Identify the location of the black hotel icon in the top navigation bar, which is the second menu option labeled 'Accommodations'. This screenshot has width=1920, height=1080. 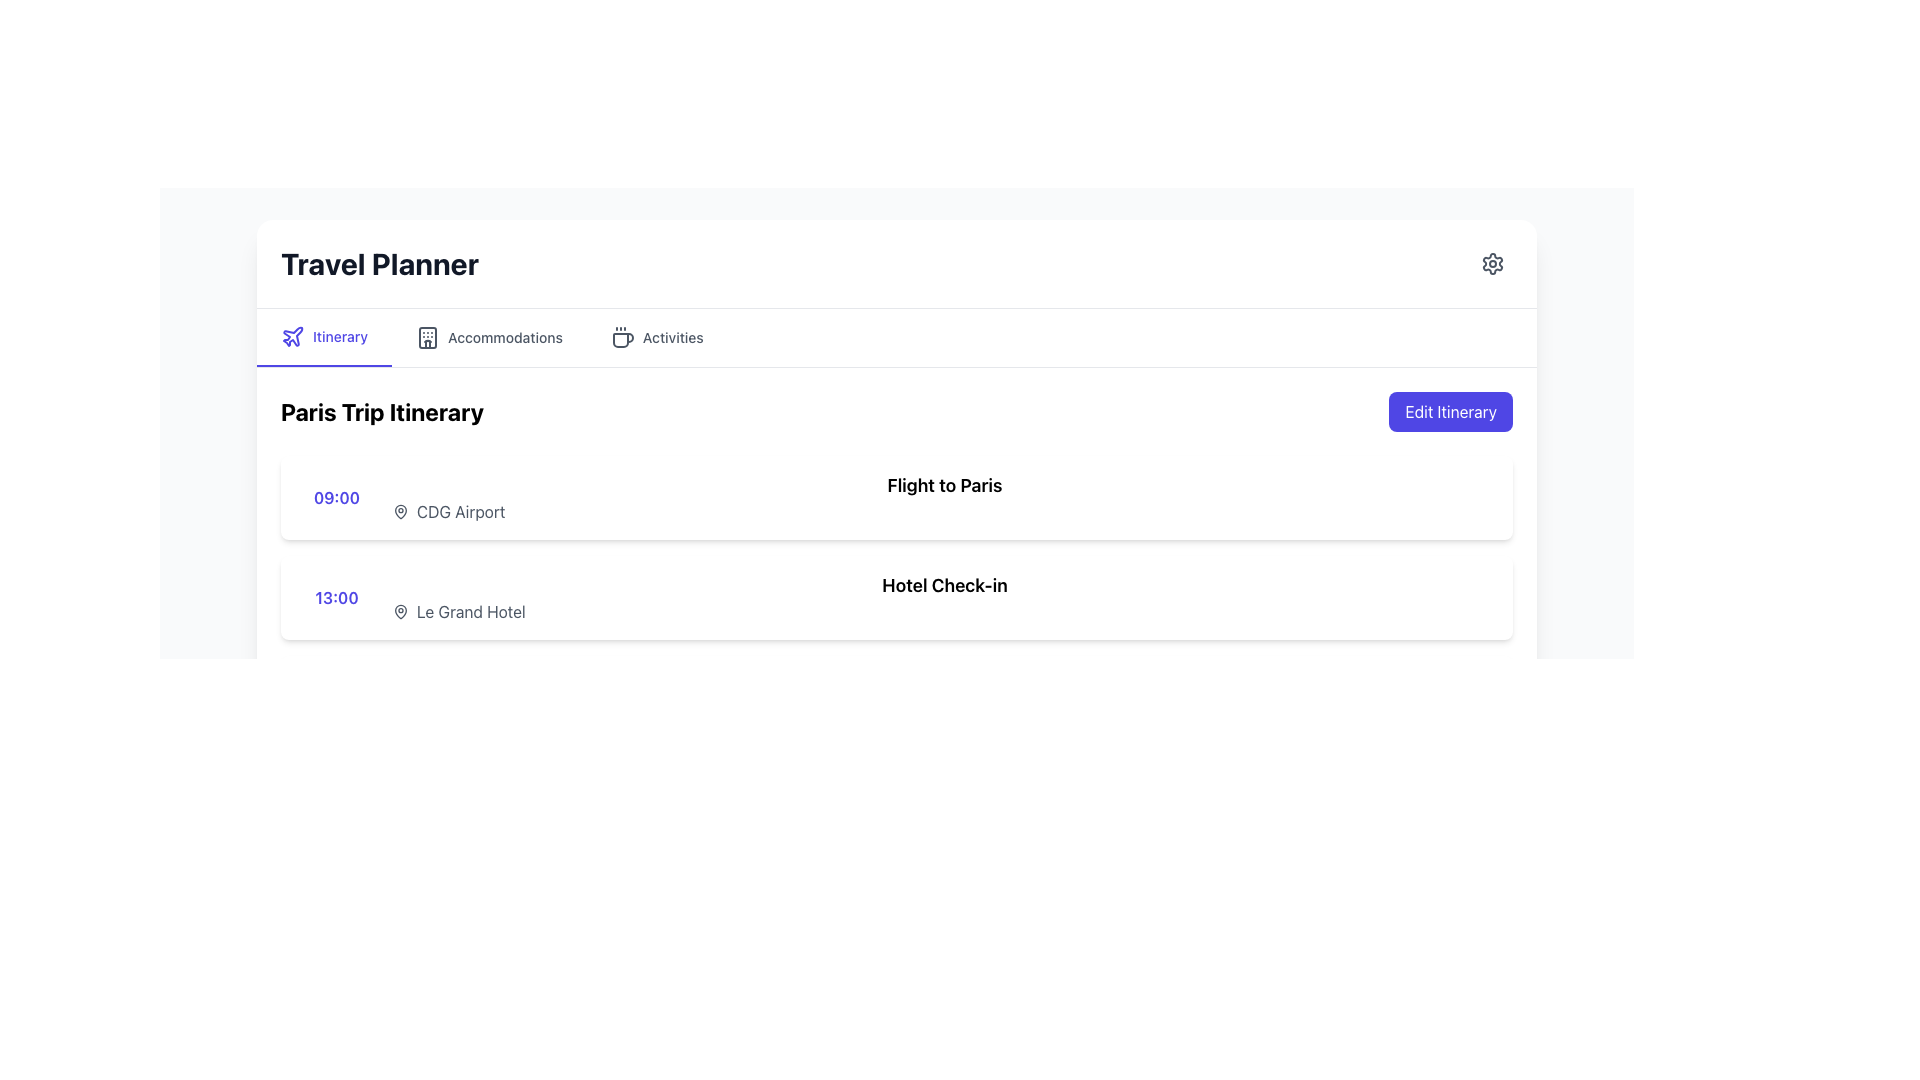
(427, 337).